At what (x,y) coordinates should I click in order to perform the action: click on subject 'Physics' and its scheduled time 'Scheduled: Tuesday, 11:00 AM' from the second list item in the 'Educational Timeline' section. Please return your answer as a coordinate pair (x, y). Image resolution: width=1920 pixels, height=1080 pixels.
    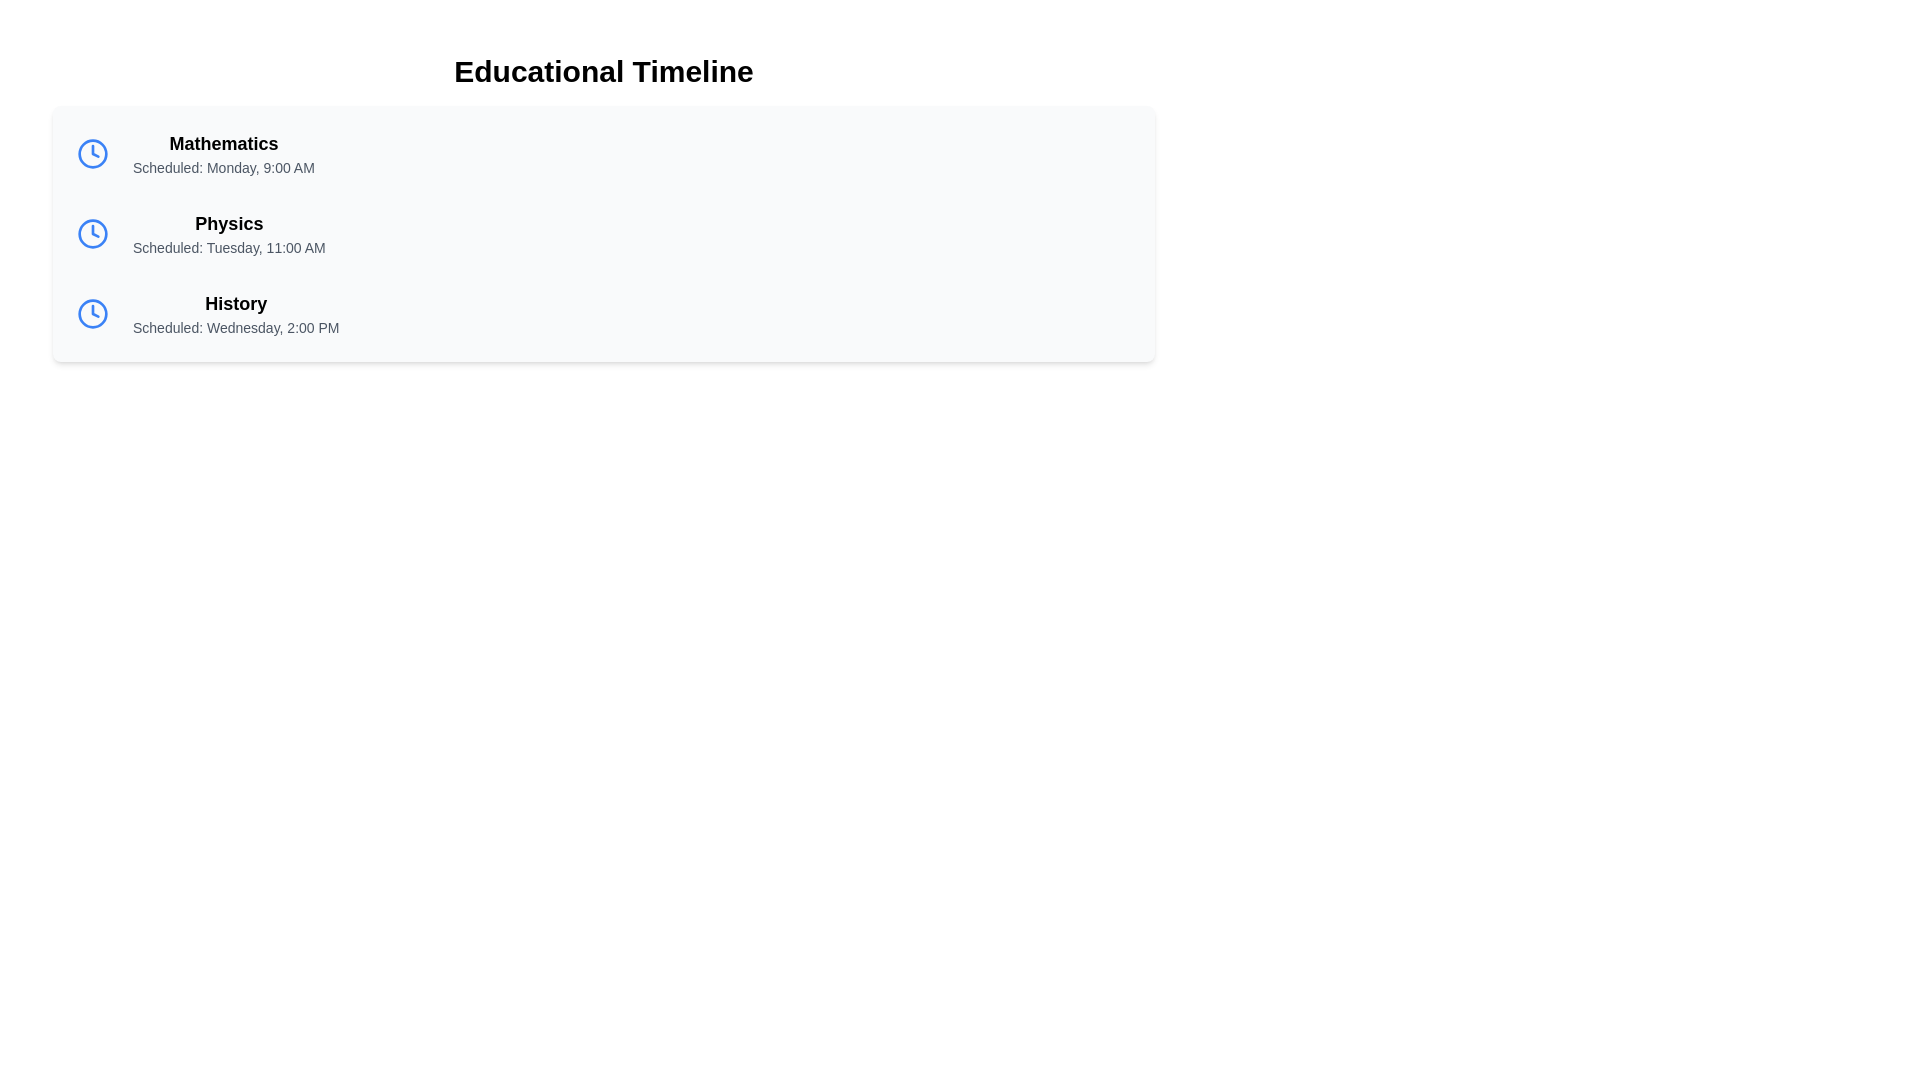
    Looking at the image, I should click on (603, 233).